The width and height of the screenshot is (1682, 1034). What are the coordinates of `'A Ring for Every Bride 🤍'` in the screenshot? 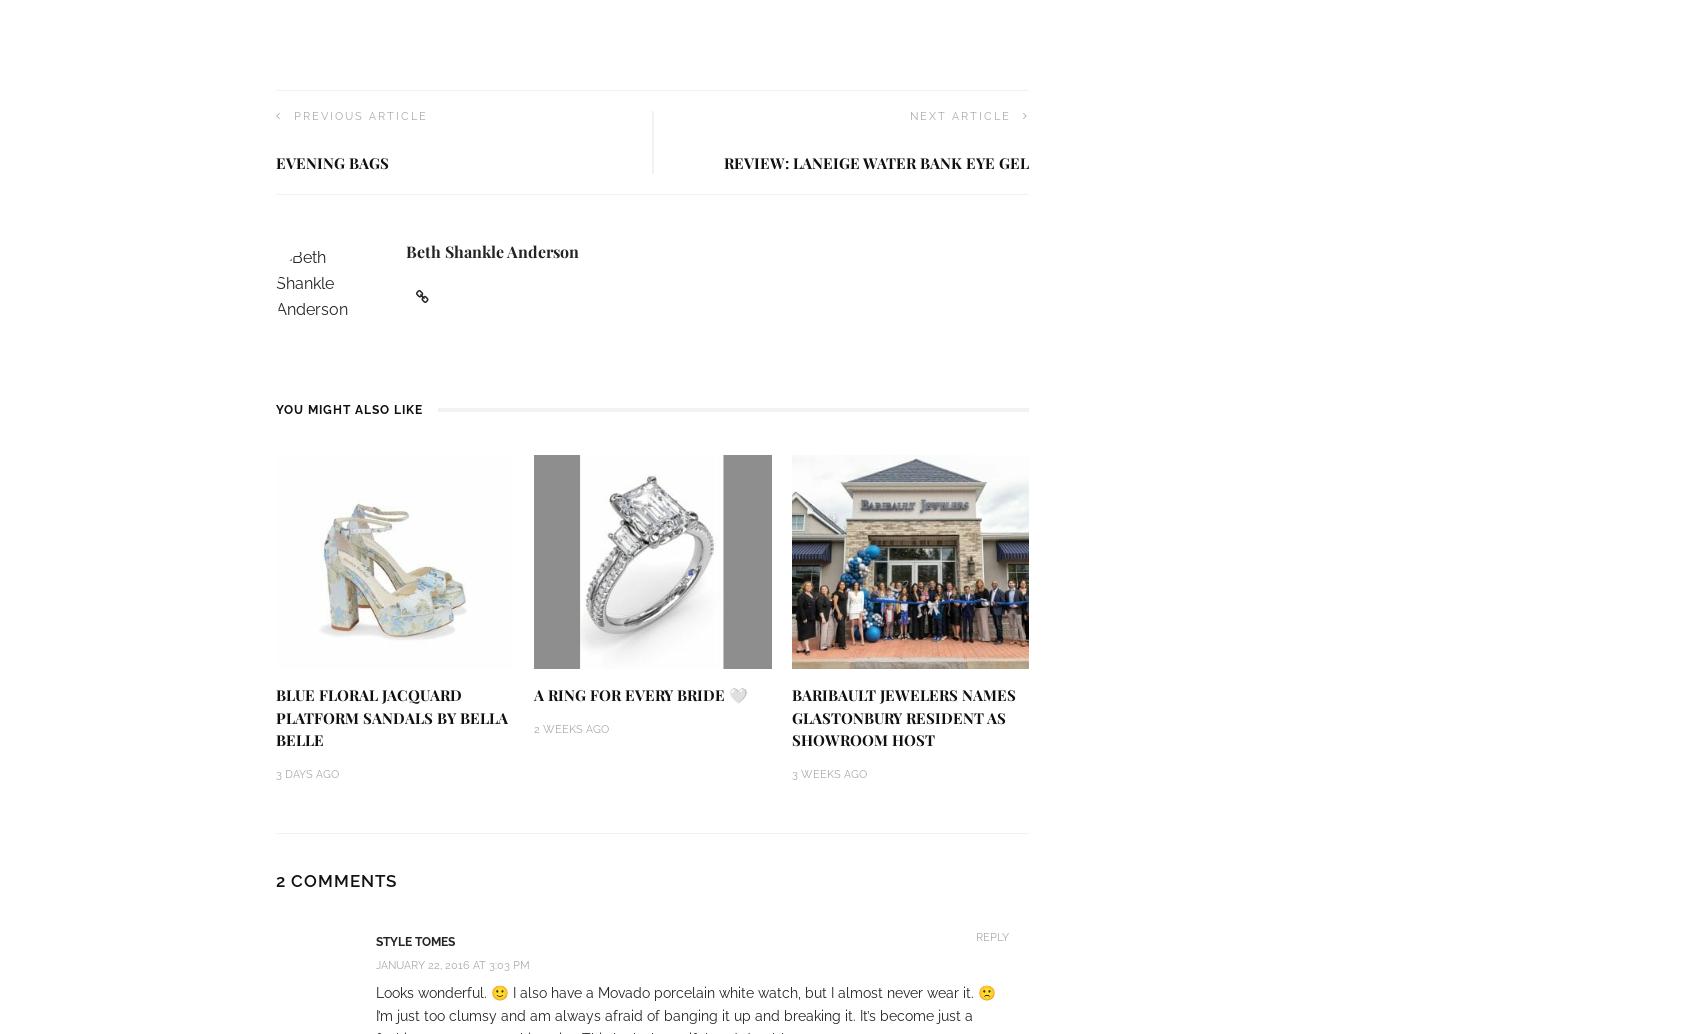 It's located at (640, 694).